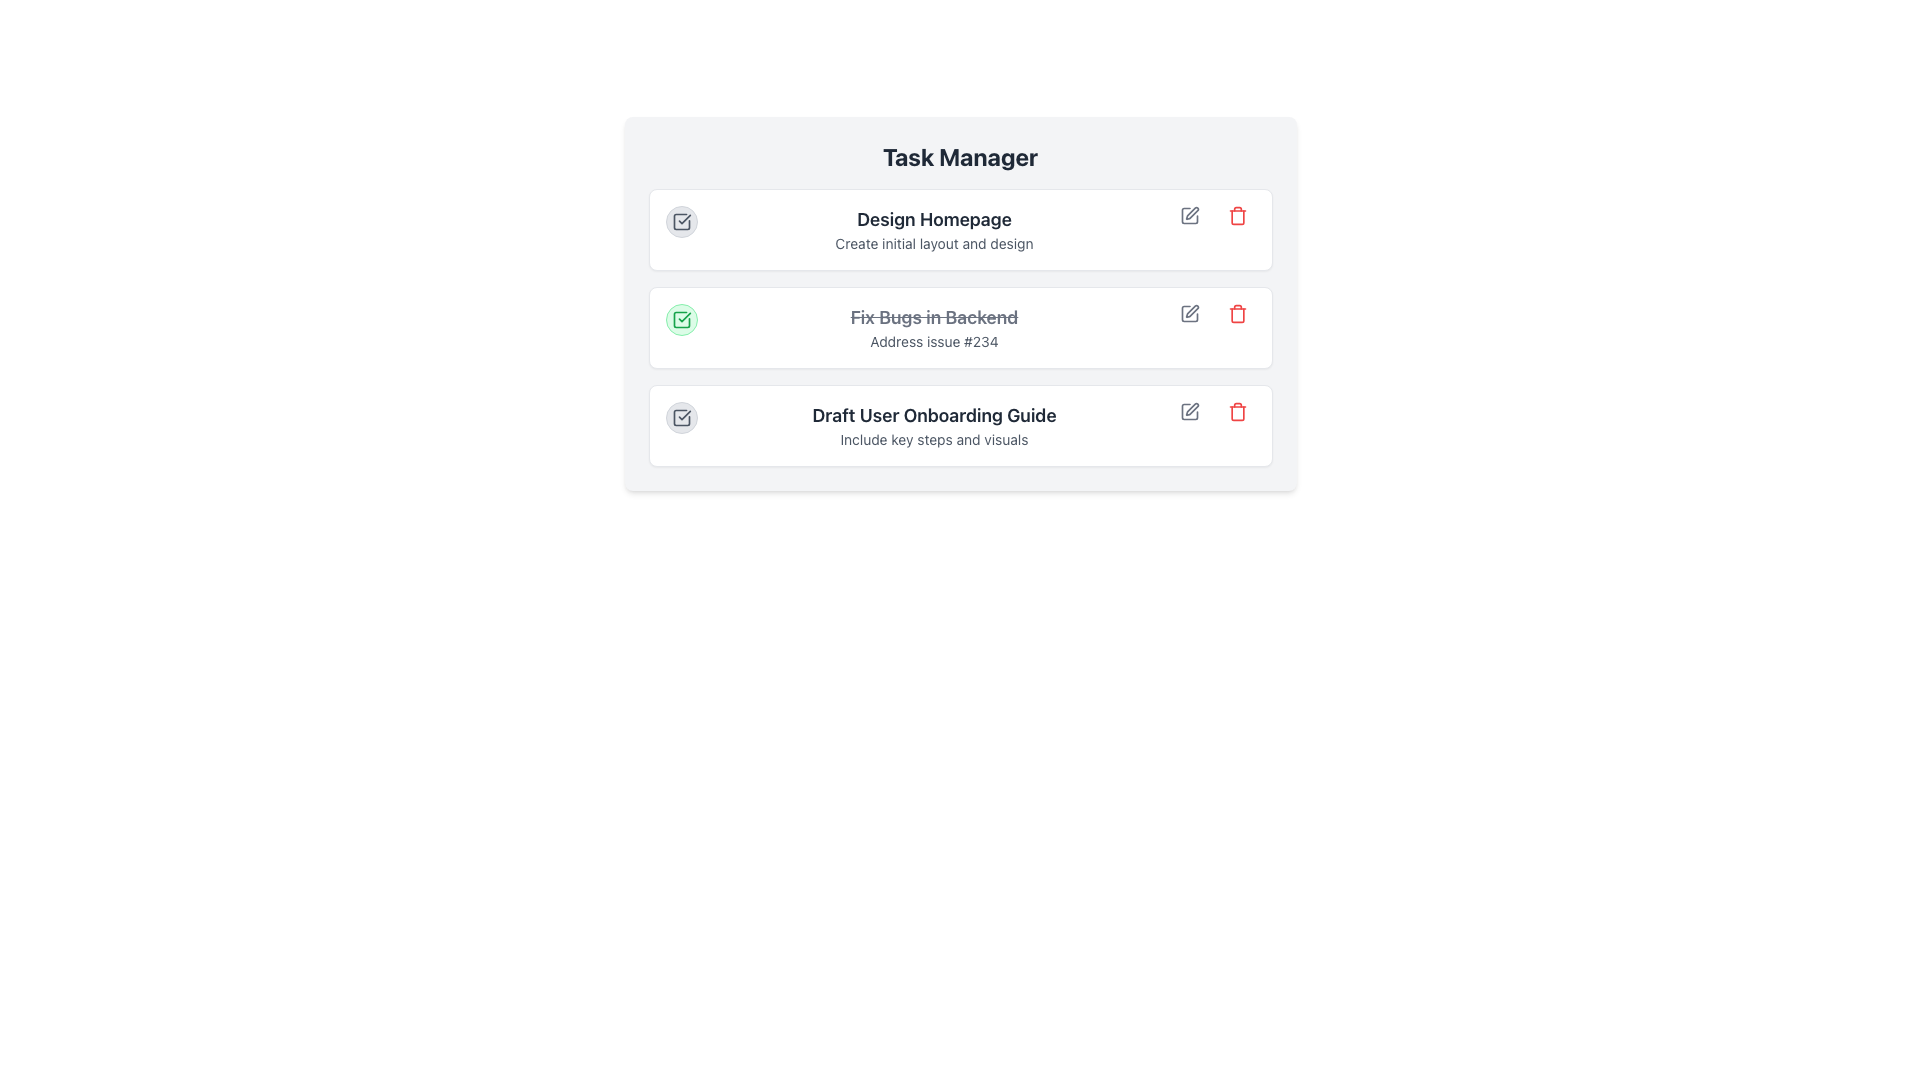 The image size is (1920, 1080). I want to click on the 'Task Manager' text label, which is styled in bold and large font and located centrally above a list of tasks, so click(960, 156).